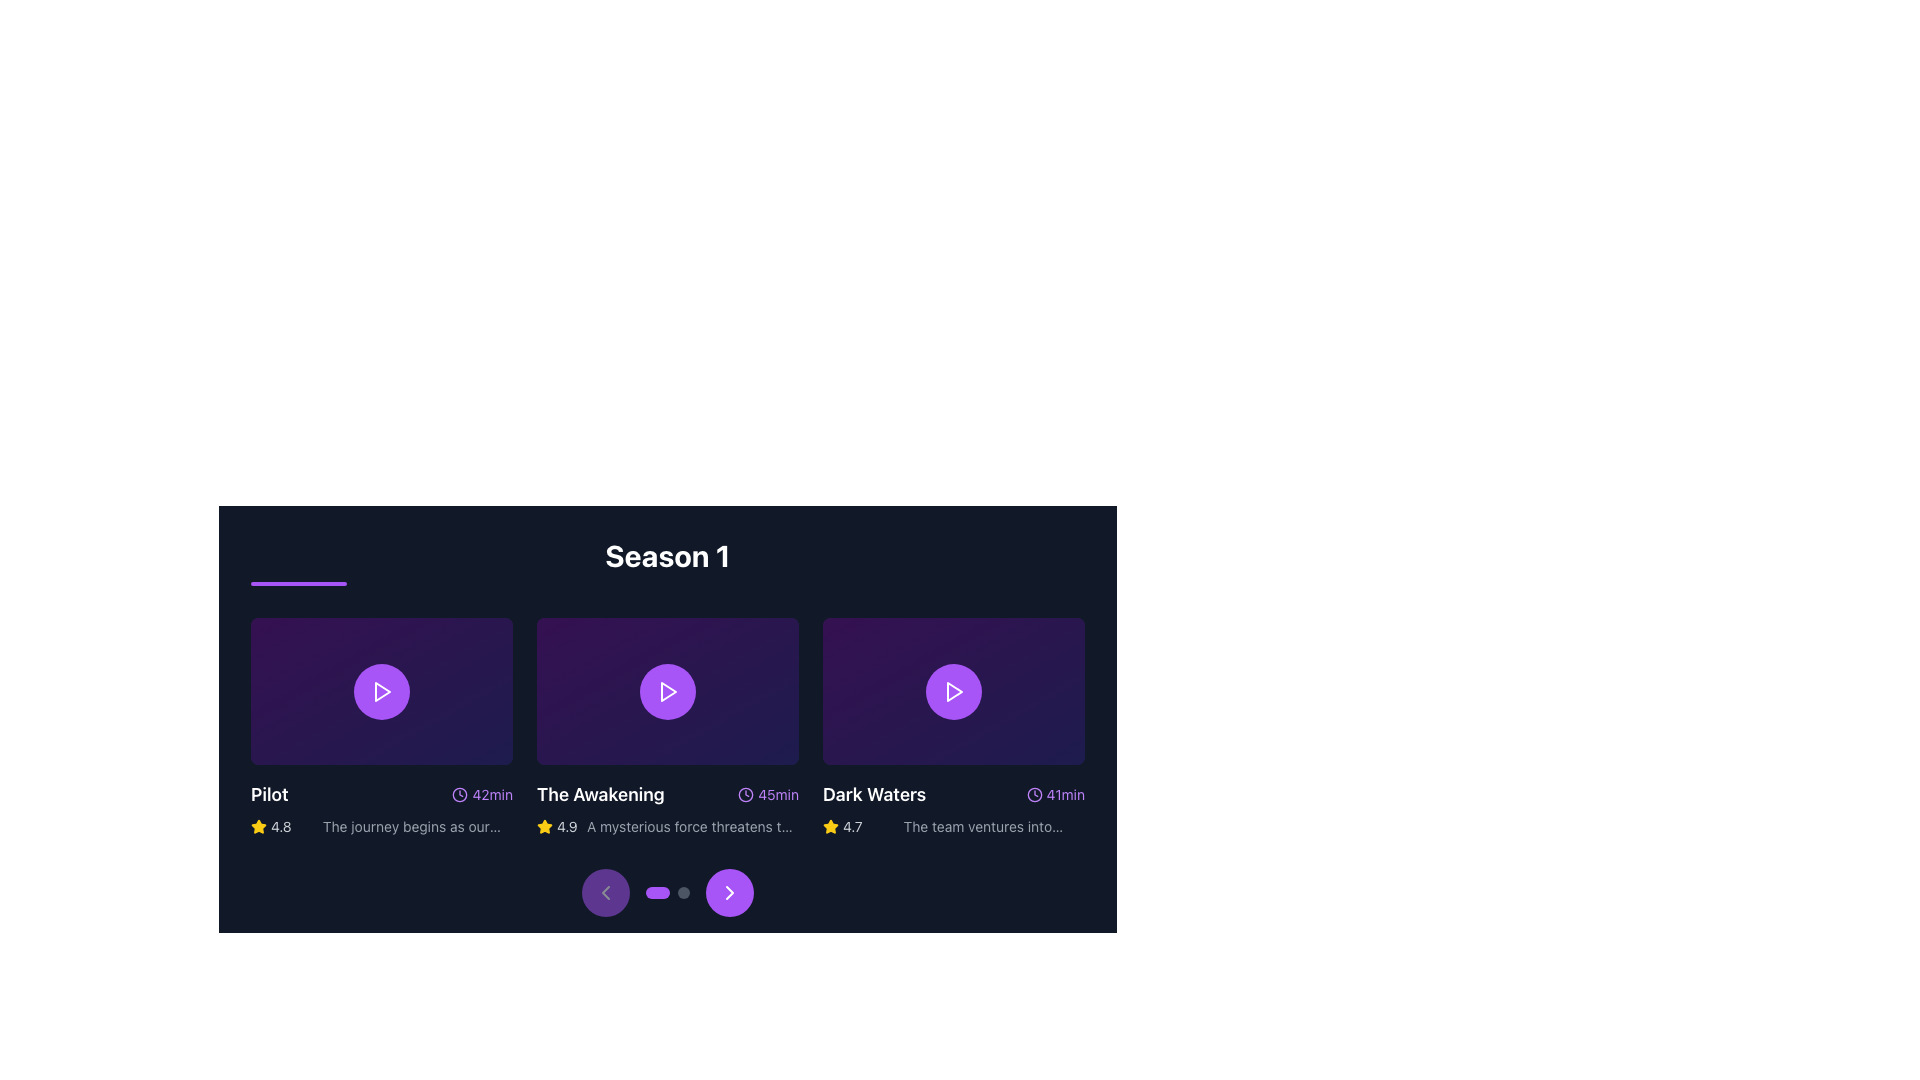 This screenshot has height=1080, width=1920. What do you see at coordinates (382, 689) in the screenshot?
I see `the centrally positioned play button within the list of content item cards` at bounding box center [382, 689].